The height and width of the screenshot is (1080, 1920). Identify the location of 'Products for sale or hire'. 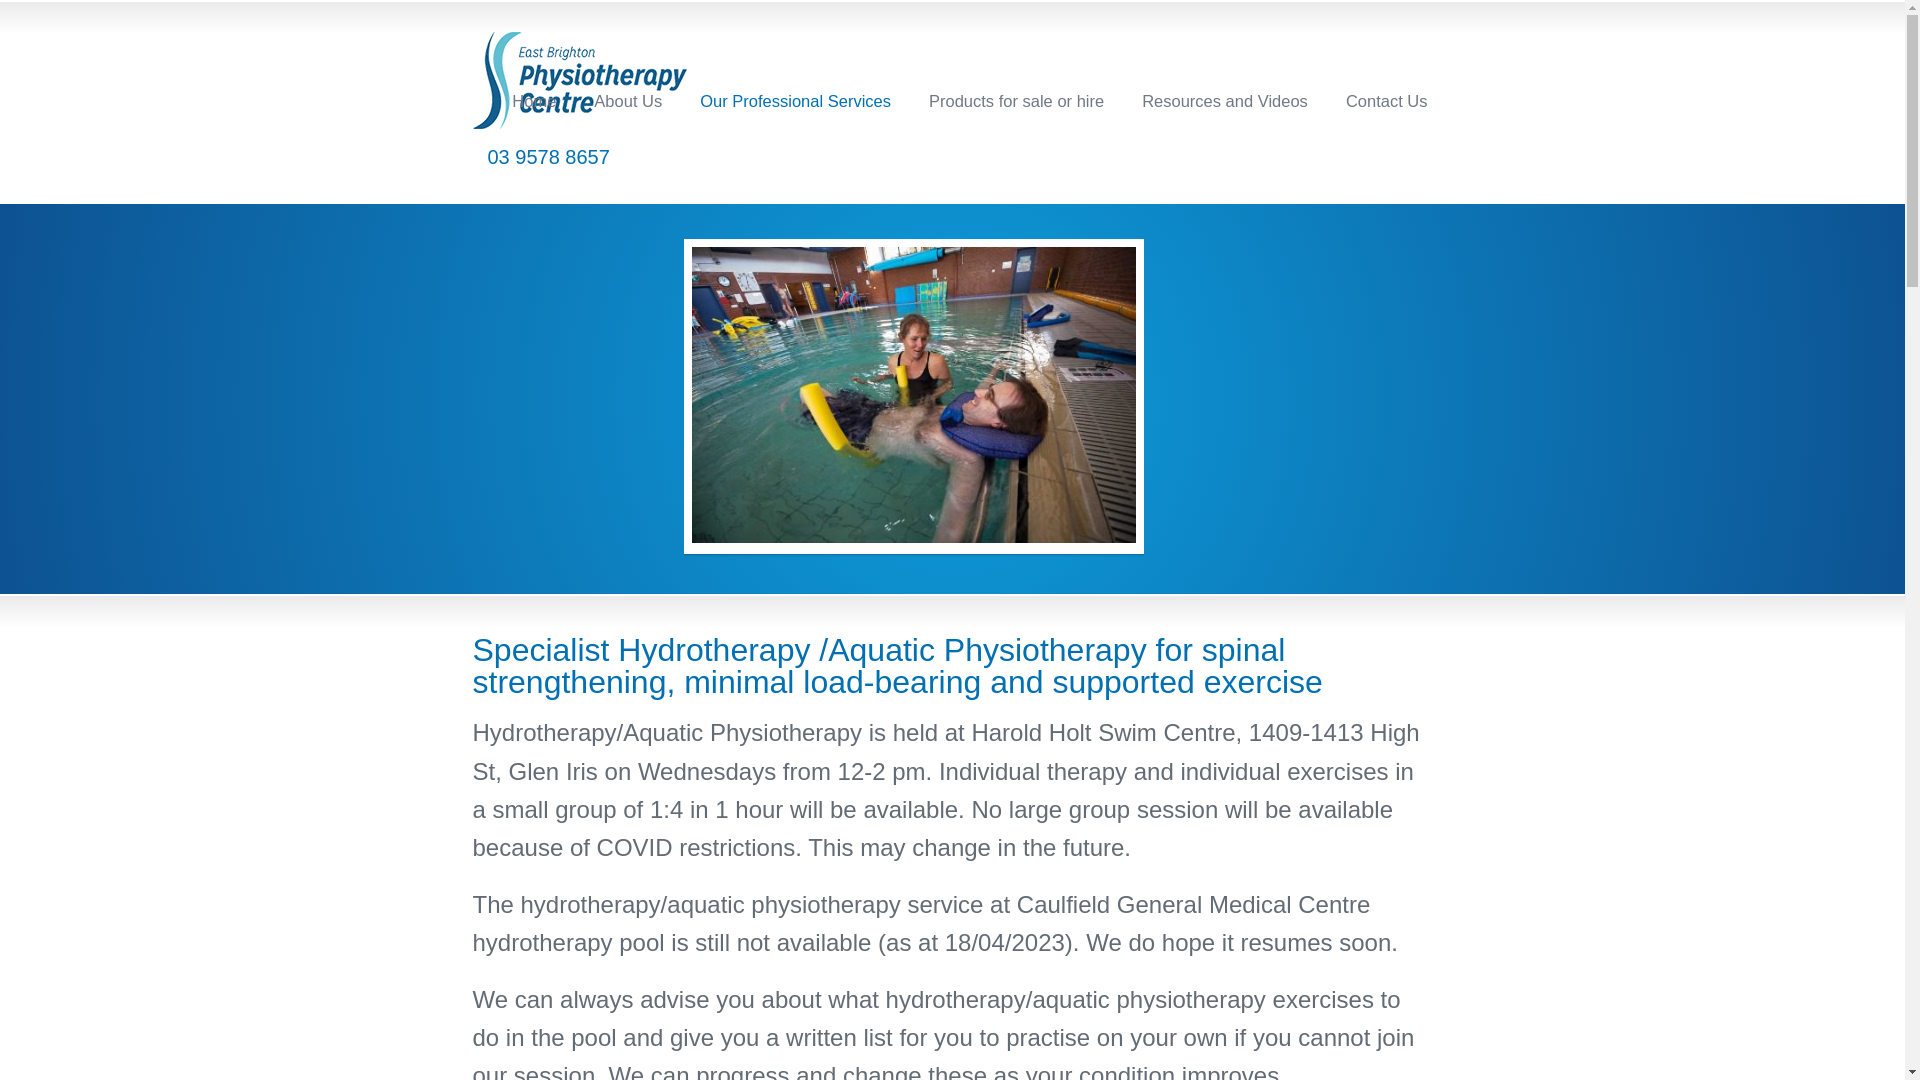
(1016, 100).